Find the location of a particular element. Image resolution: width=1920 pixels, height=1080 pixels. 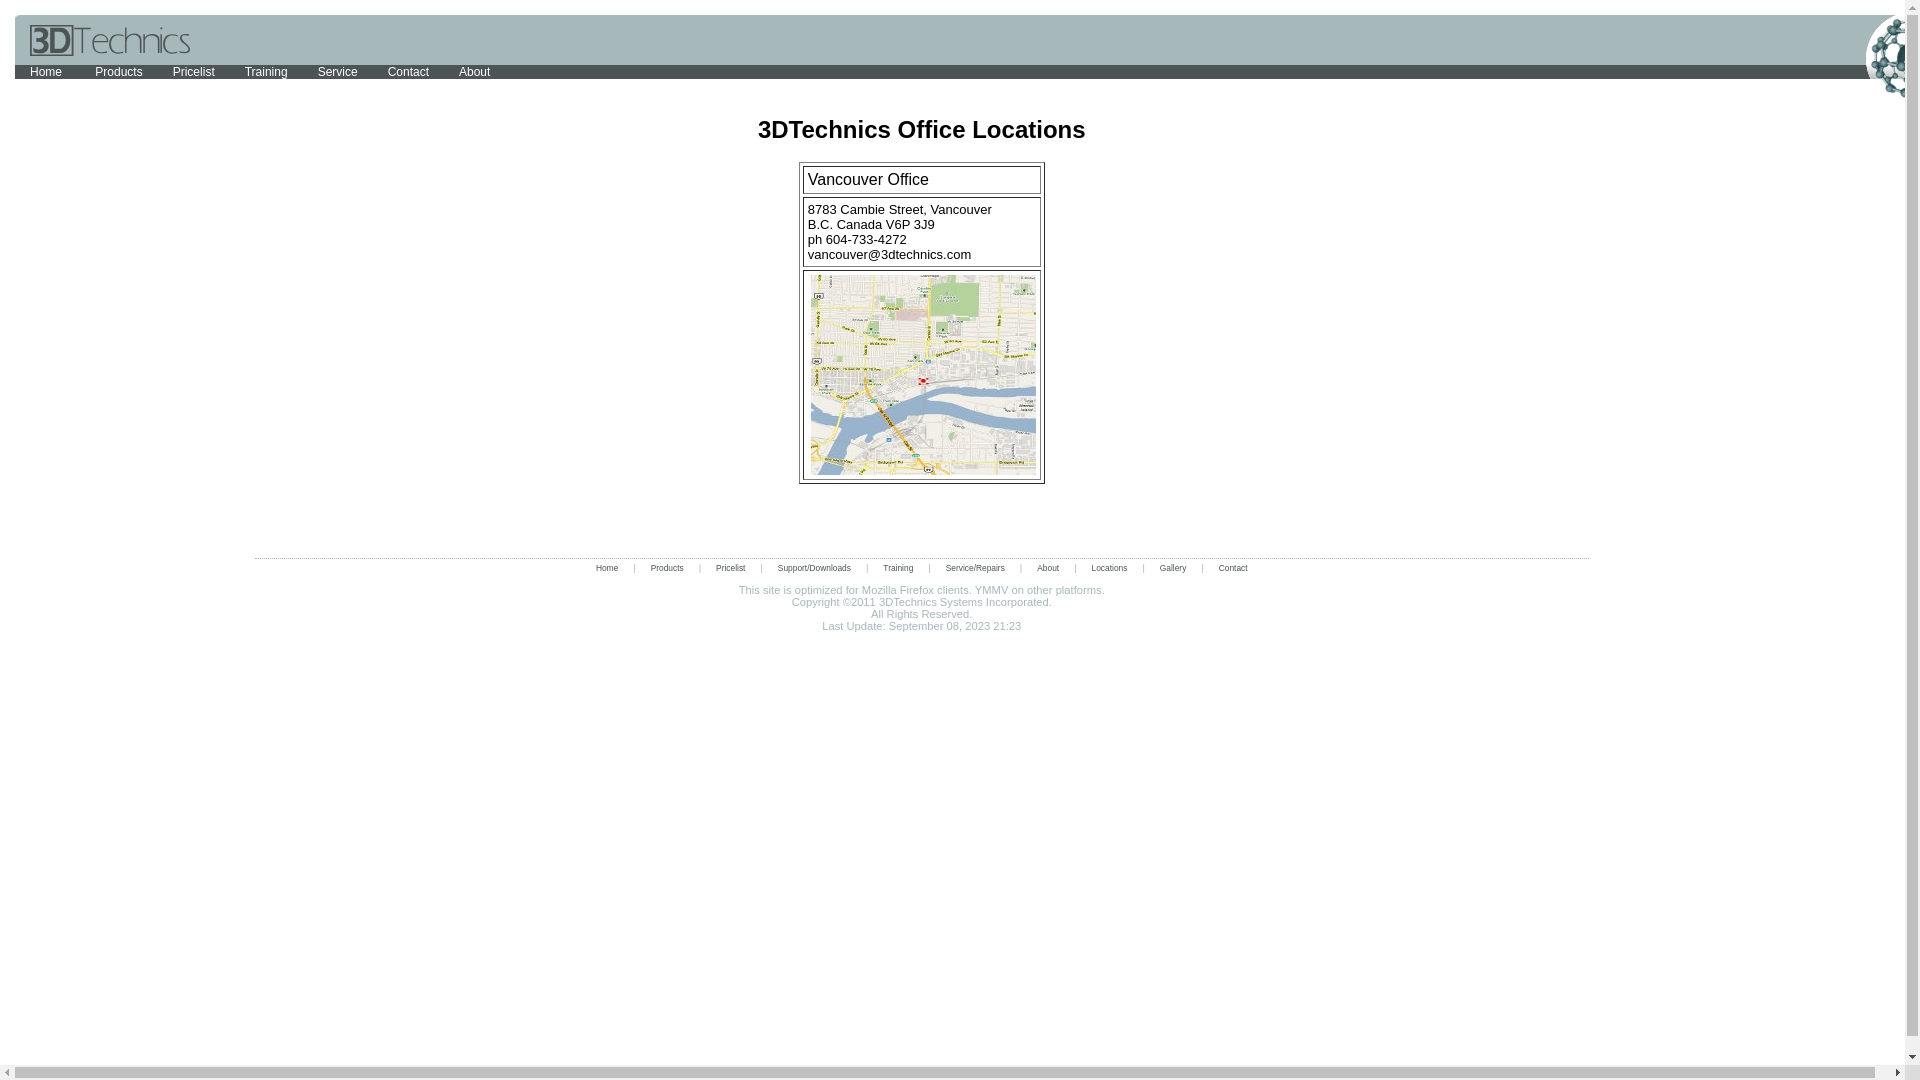

'Locations' is located at coordinates (1108, 567).